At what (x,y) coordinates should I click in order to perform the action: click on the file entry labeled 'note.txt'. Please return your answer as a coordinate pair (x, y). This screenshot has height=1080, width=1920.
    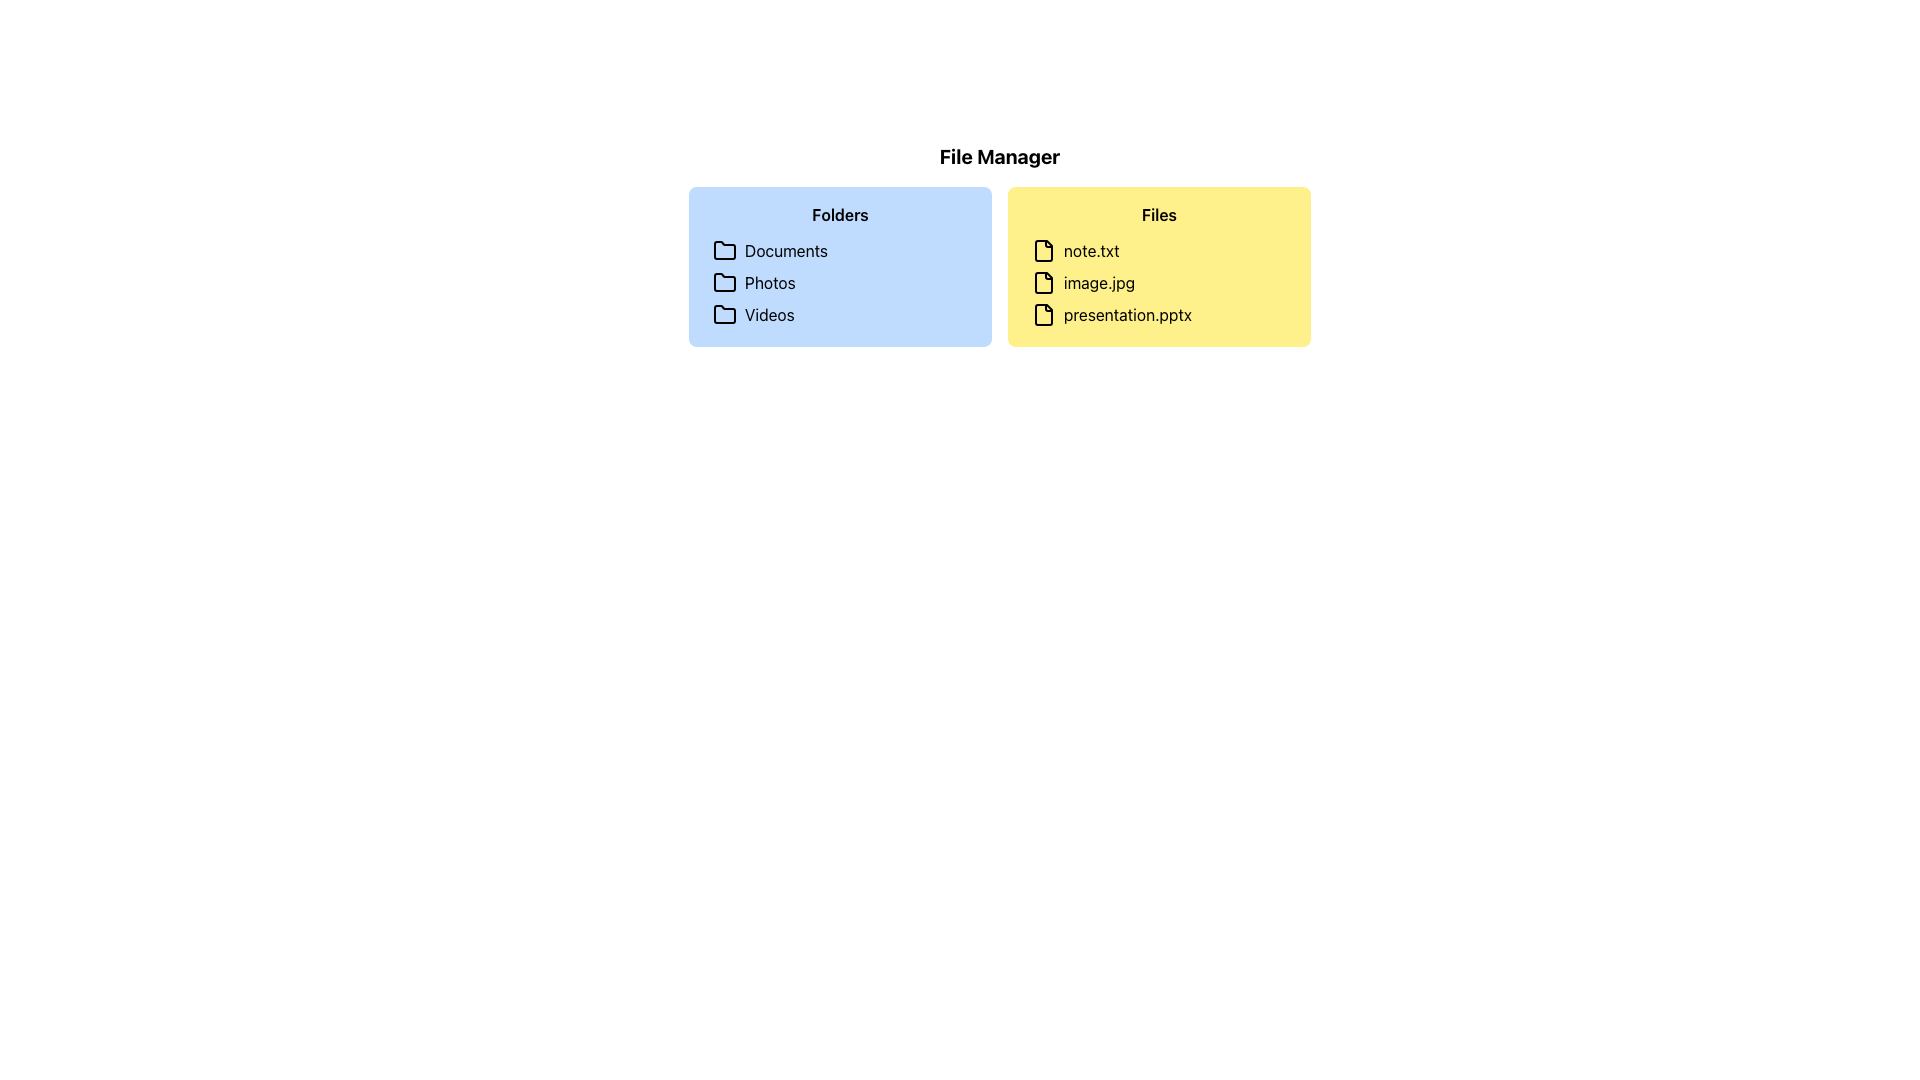
    Looking at the image, I should click on (1159, 249).